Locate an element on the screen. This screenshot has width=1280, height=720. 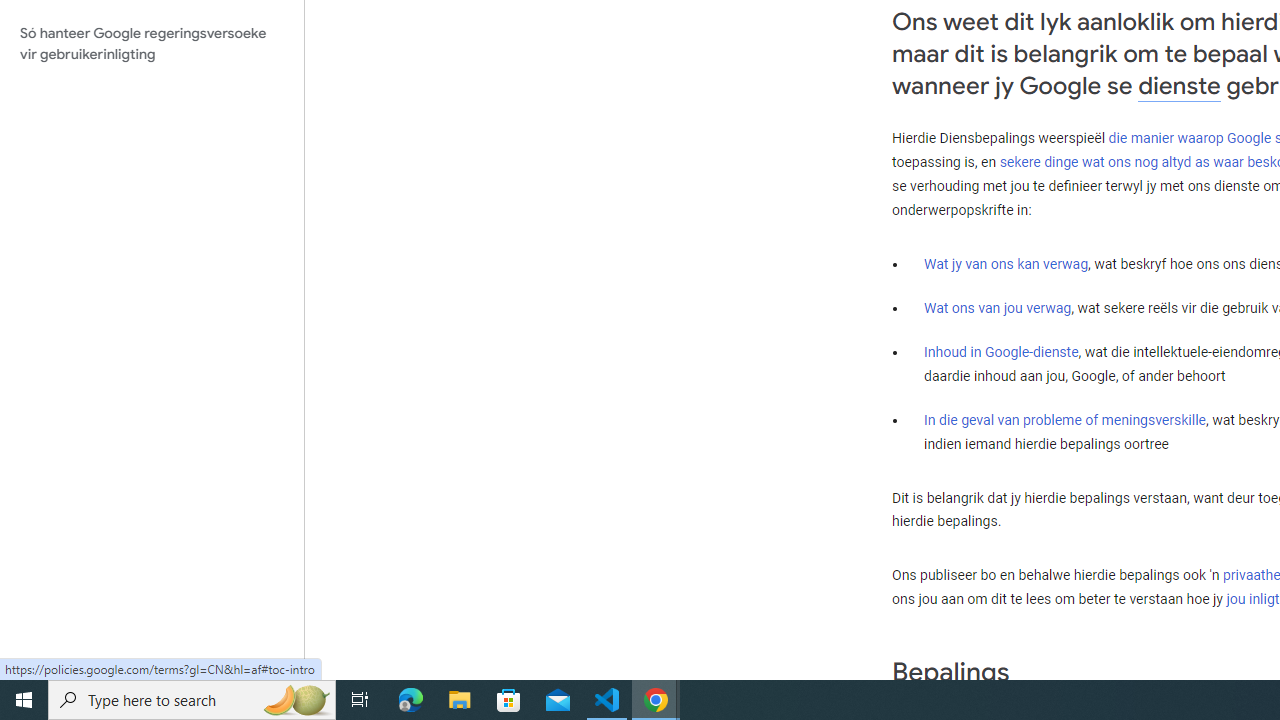
'dienste' is located at coordinates (1179, 85).